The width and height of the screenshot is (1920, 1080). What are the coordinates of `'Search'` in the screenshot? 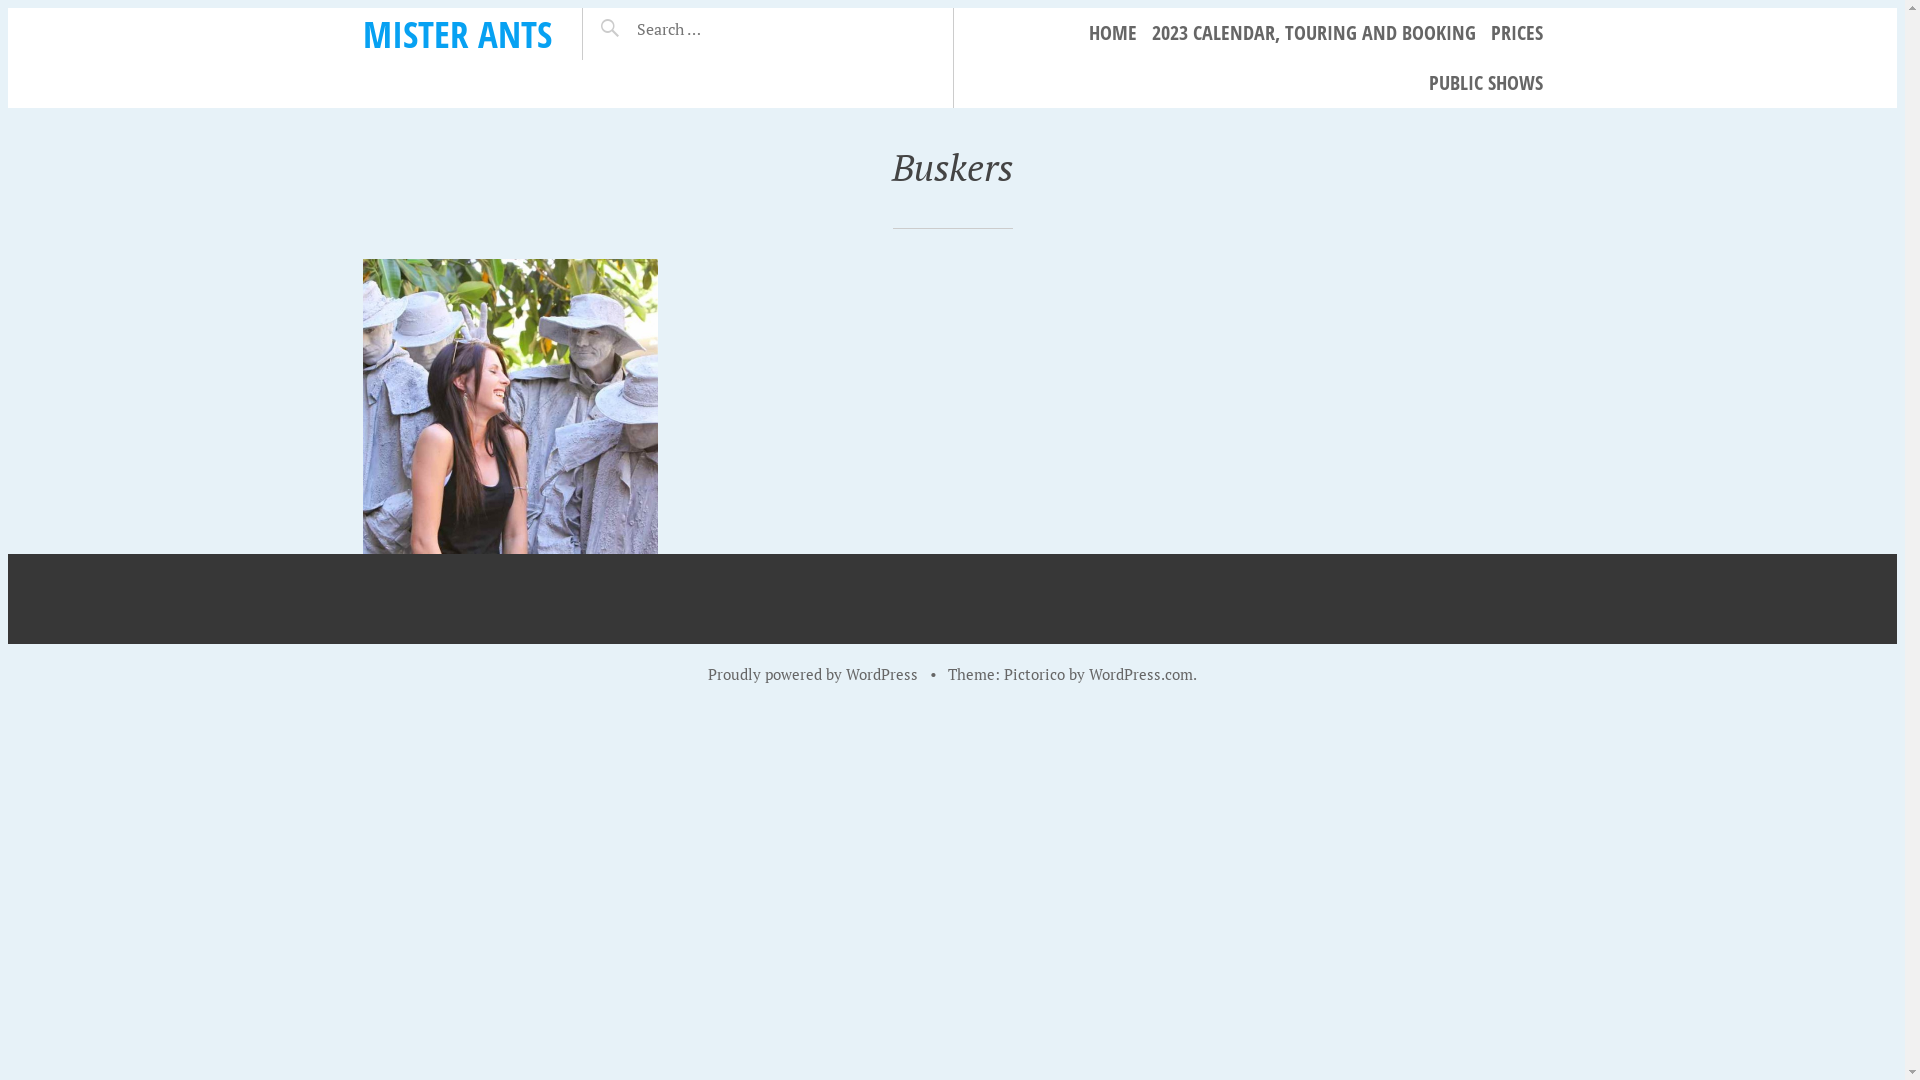 It's located at (708, 20).